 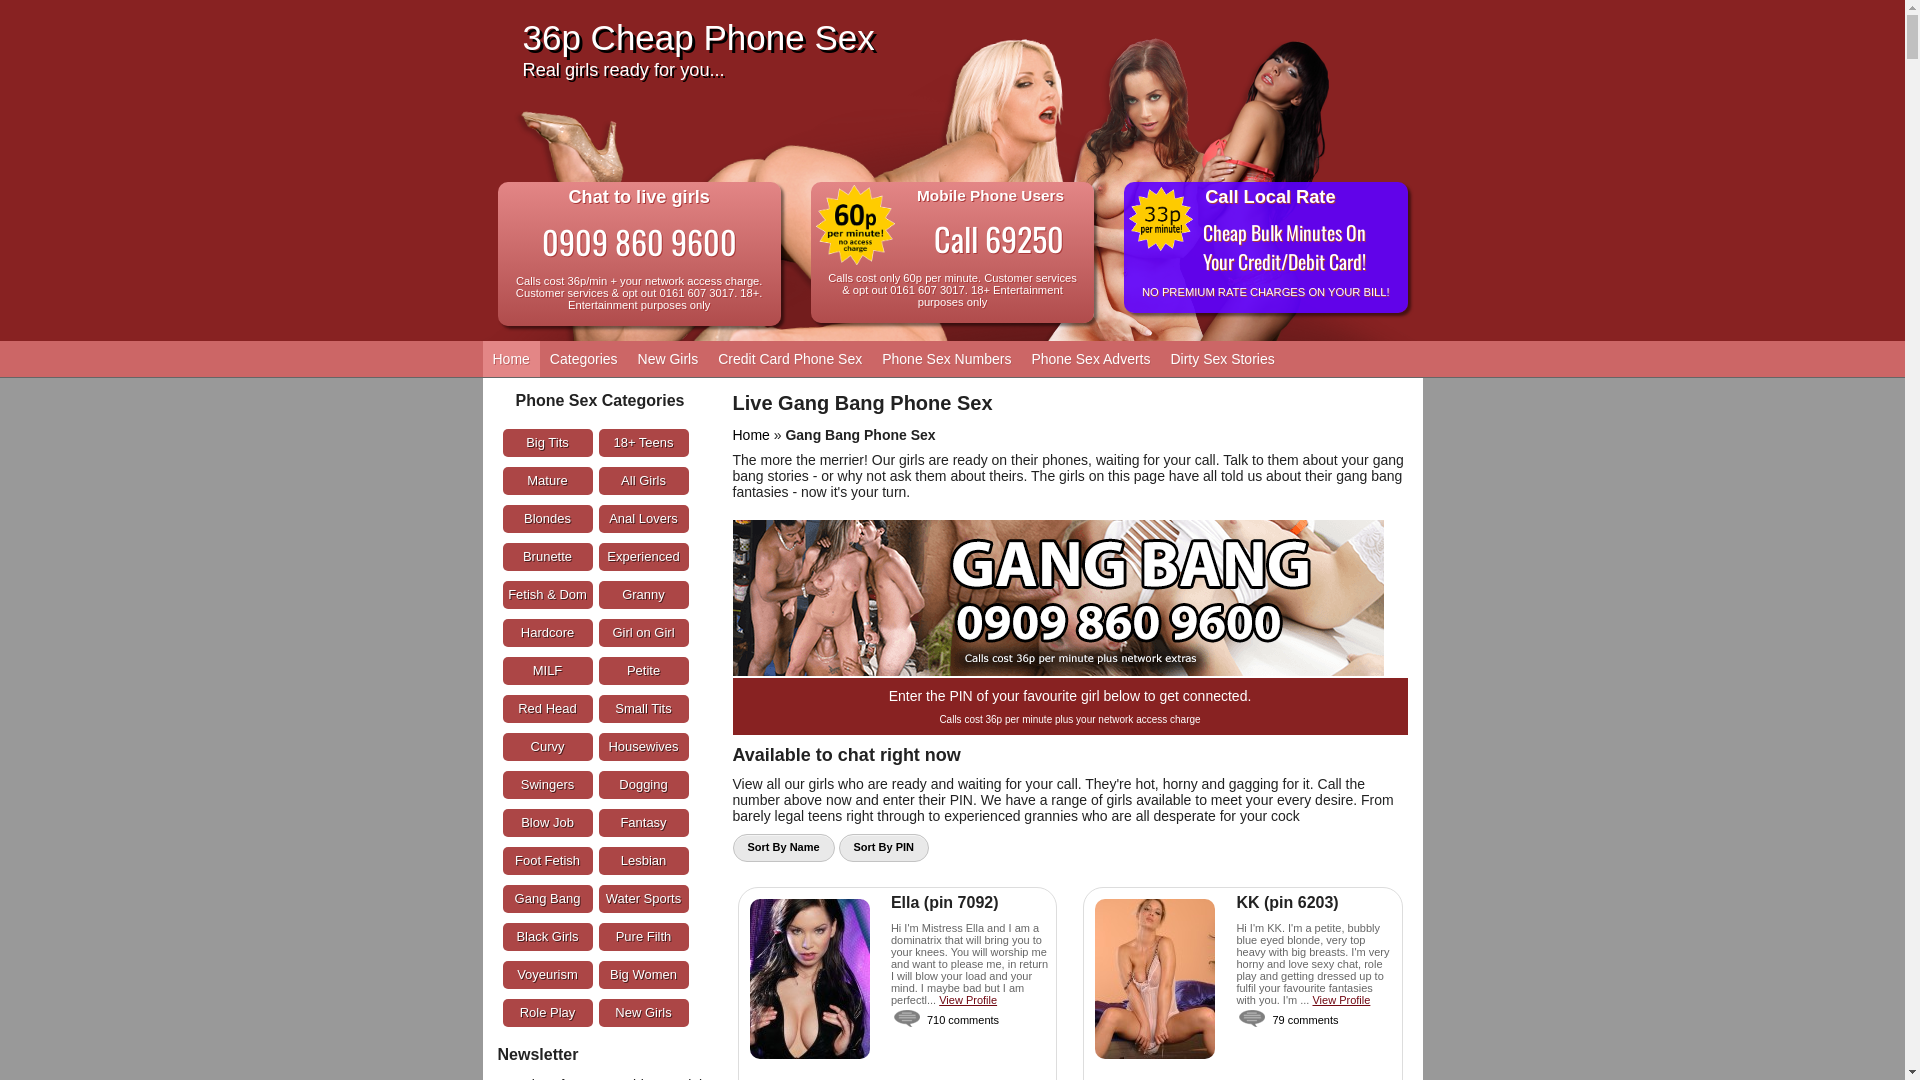 I want to click on 'Blow Job', so click(x=547, y=822).